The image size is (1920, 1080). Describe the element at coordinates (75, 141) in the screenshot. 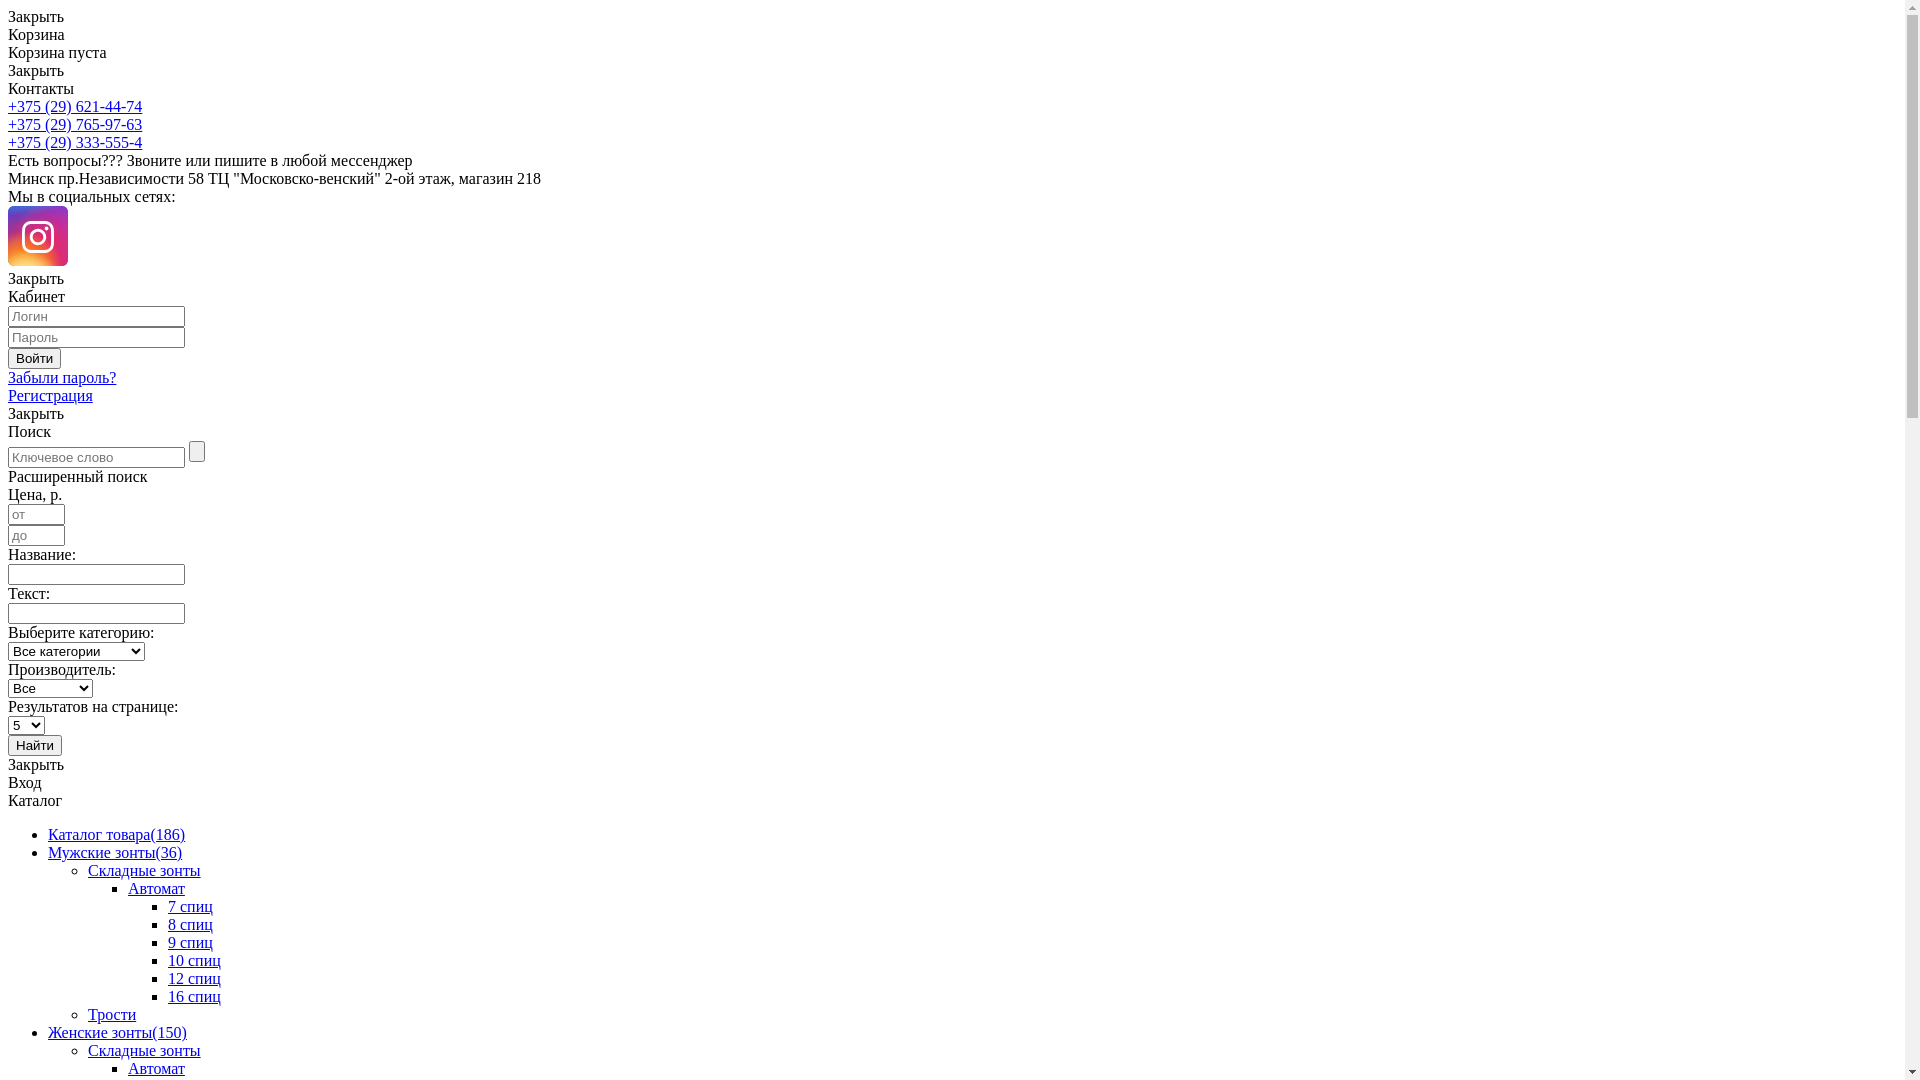

I see `'+375 (29) 333-555-4'` at that location.